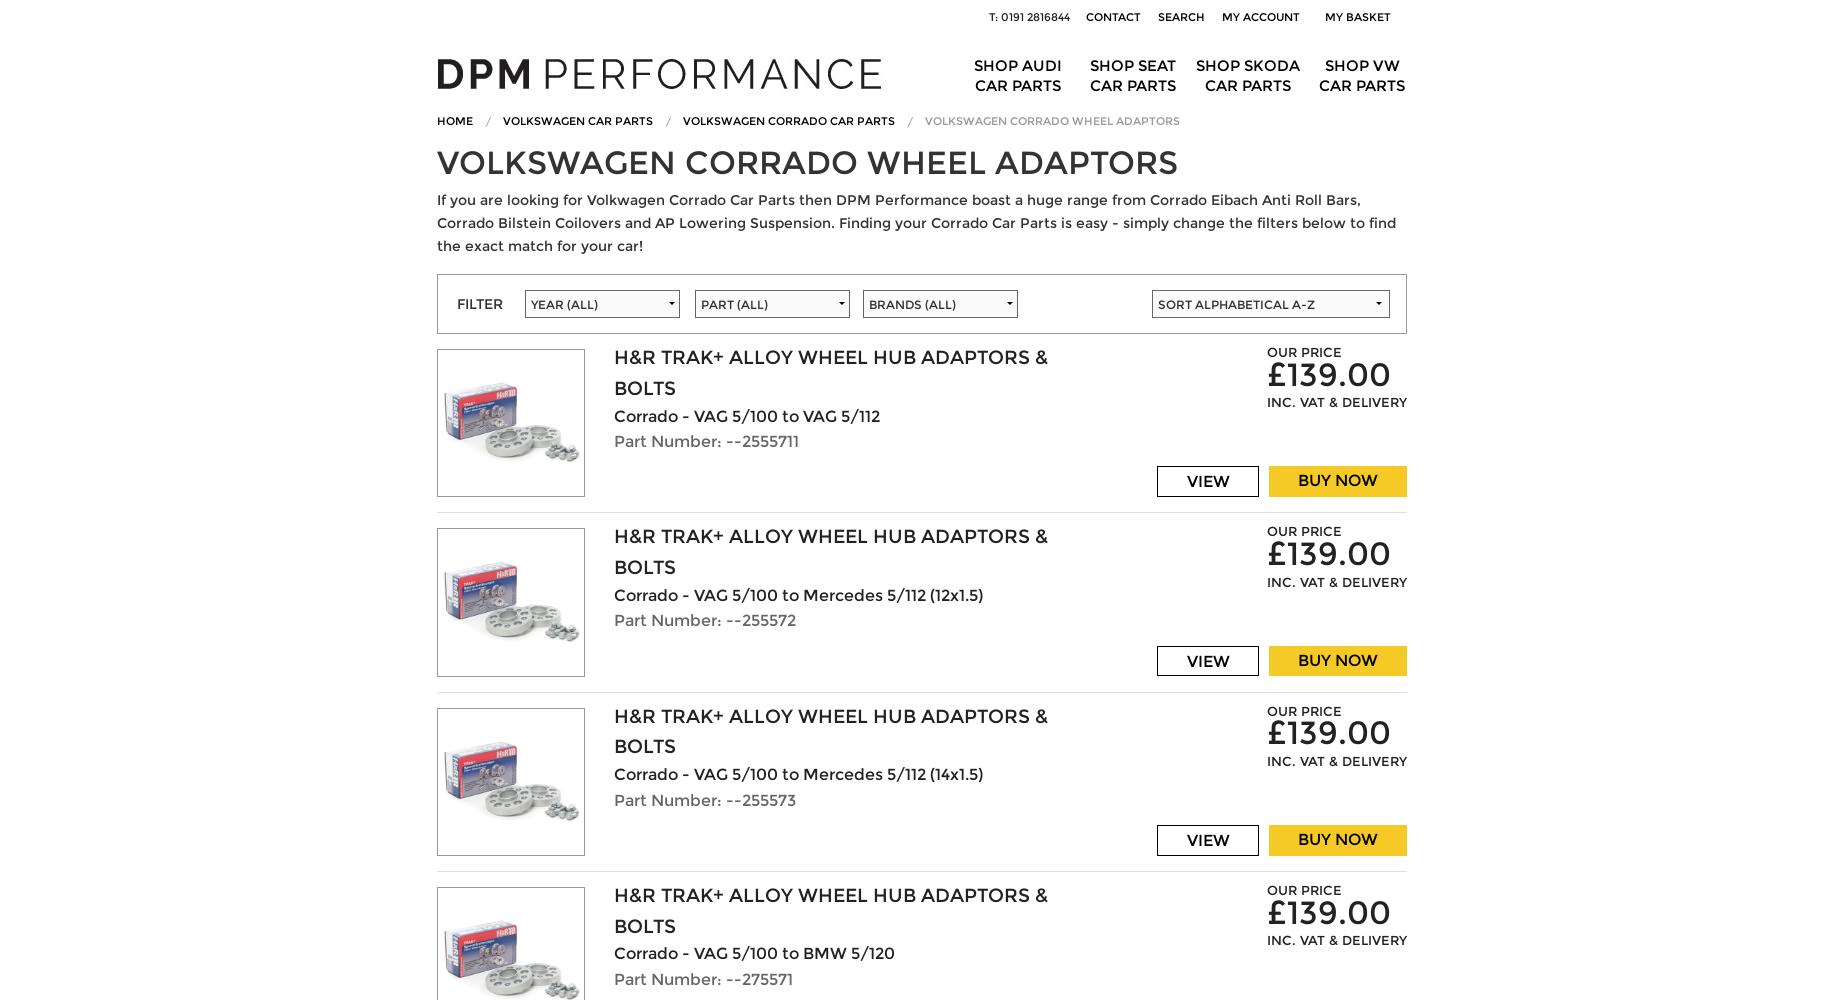  Describe the element at coordinates (577, 119) in the screenshot. I see `'Volkswagen Car Parts'` at that location.